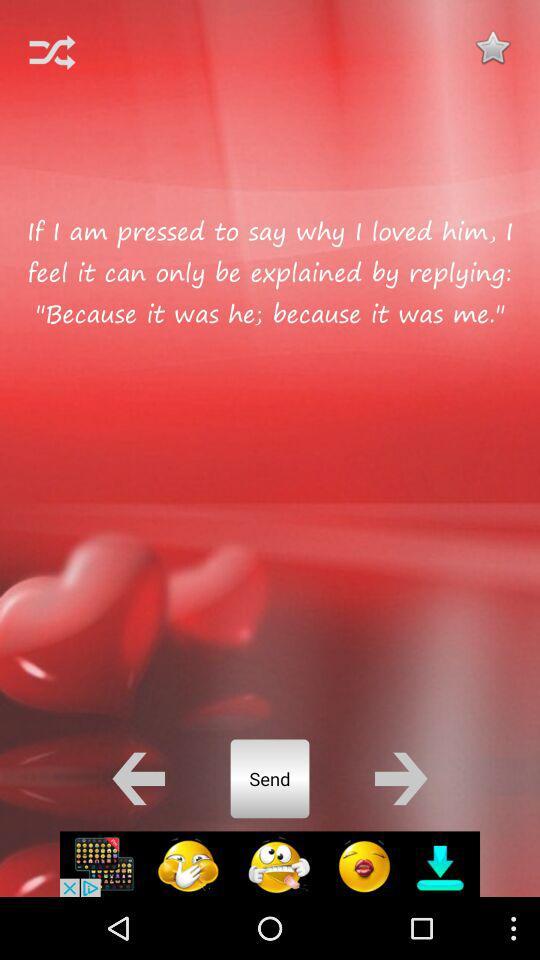 Image resolution: width=540 pixels, height=960 pixels. I want to click on suffle in random order, so click(52, 51).